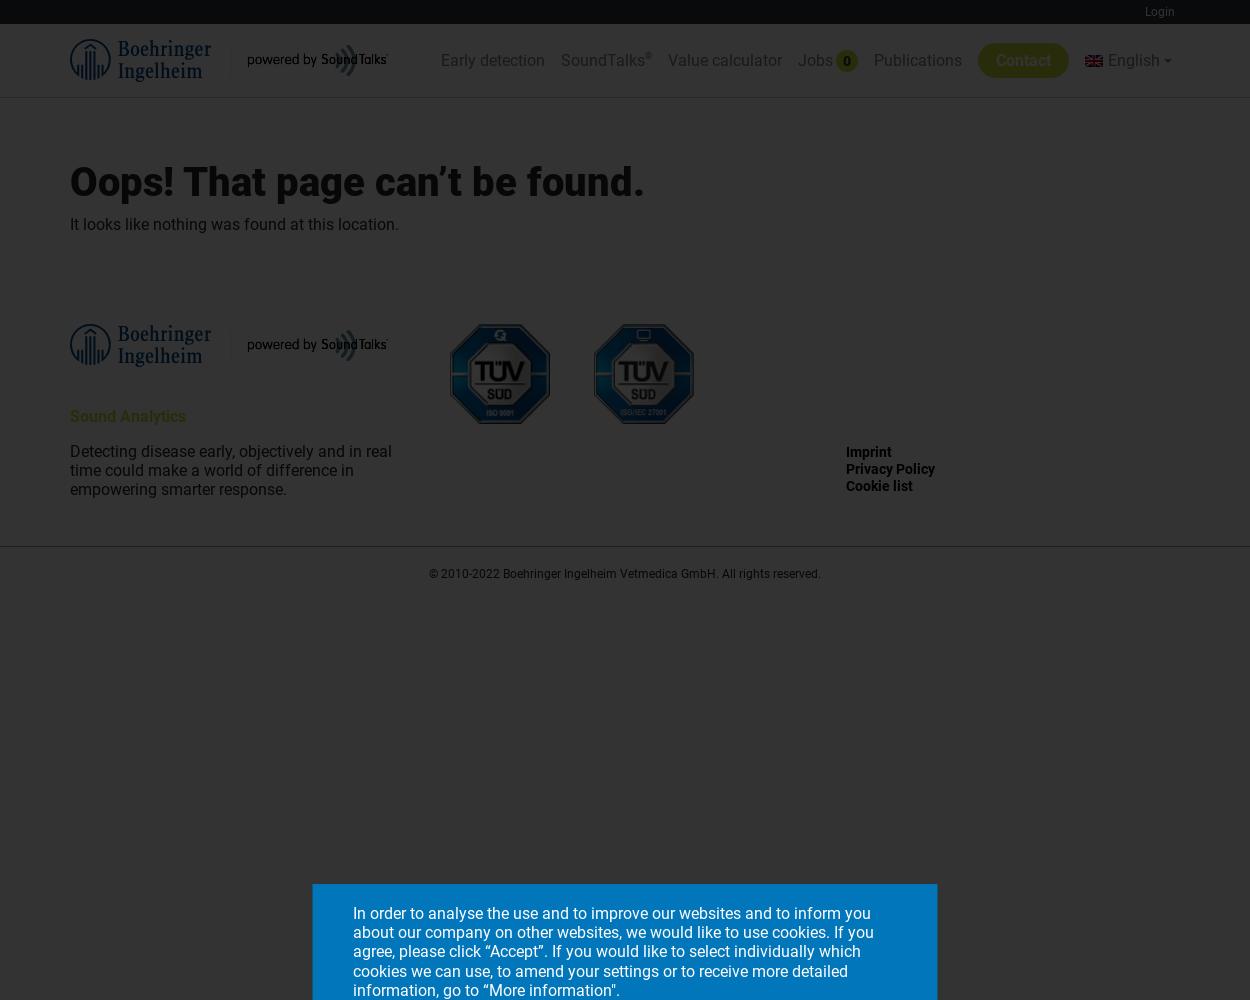 This screenshot has height=1000, width=1250. What do you see at coordinates (1145, 12) in the screenshot?
I see `'Login'` at bounding box center [1145, 12].